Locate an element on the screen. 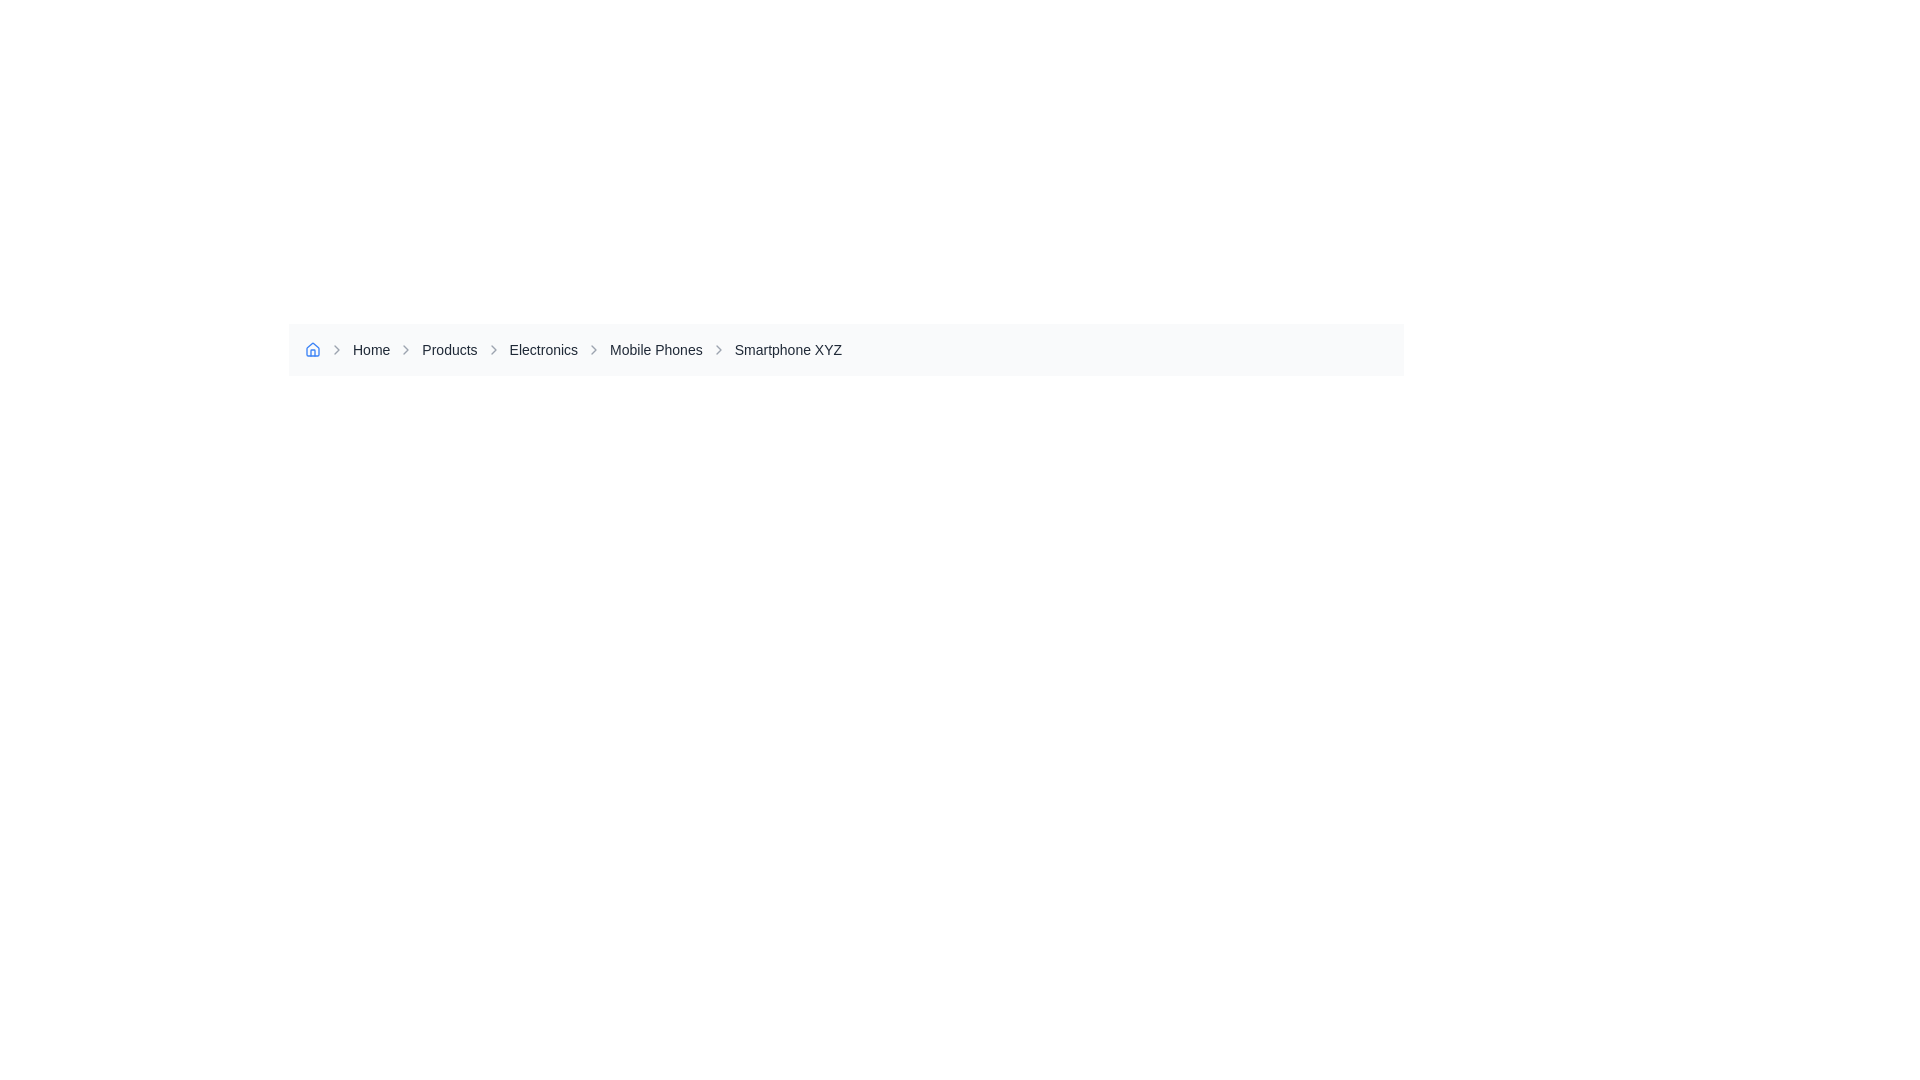 The image size is (1920, 1080). the rightward chevron icon in the breadcrumb navigation bar adjacent to 'Smartphone XYZ' is located at coordinates (718, 349).